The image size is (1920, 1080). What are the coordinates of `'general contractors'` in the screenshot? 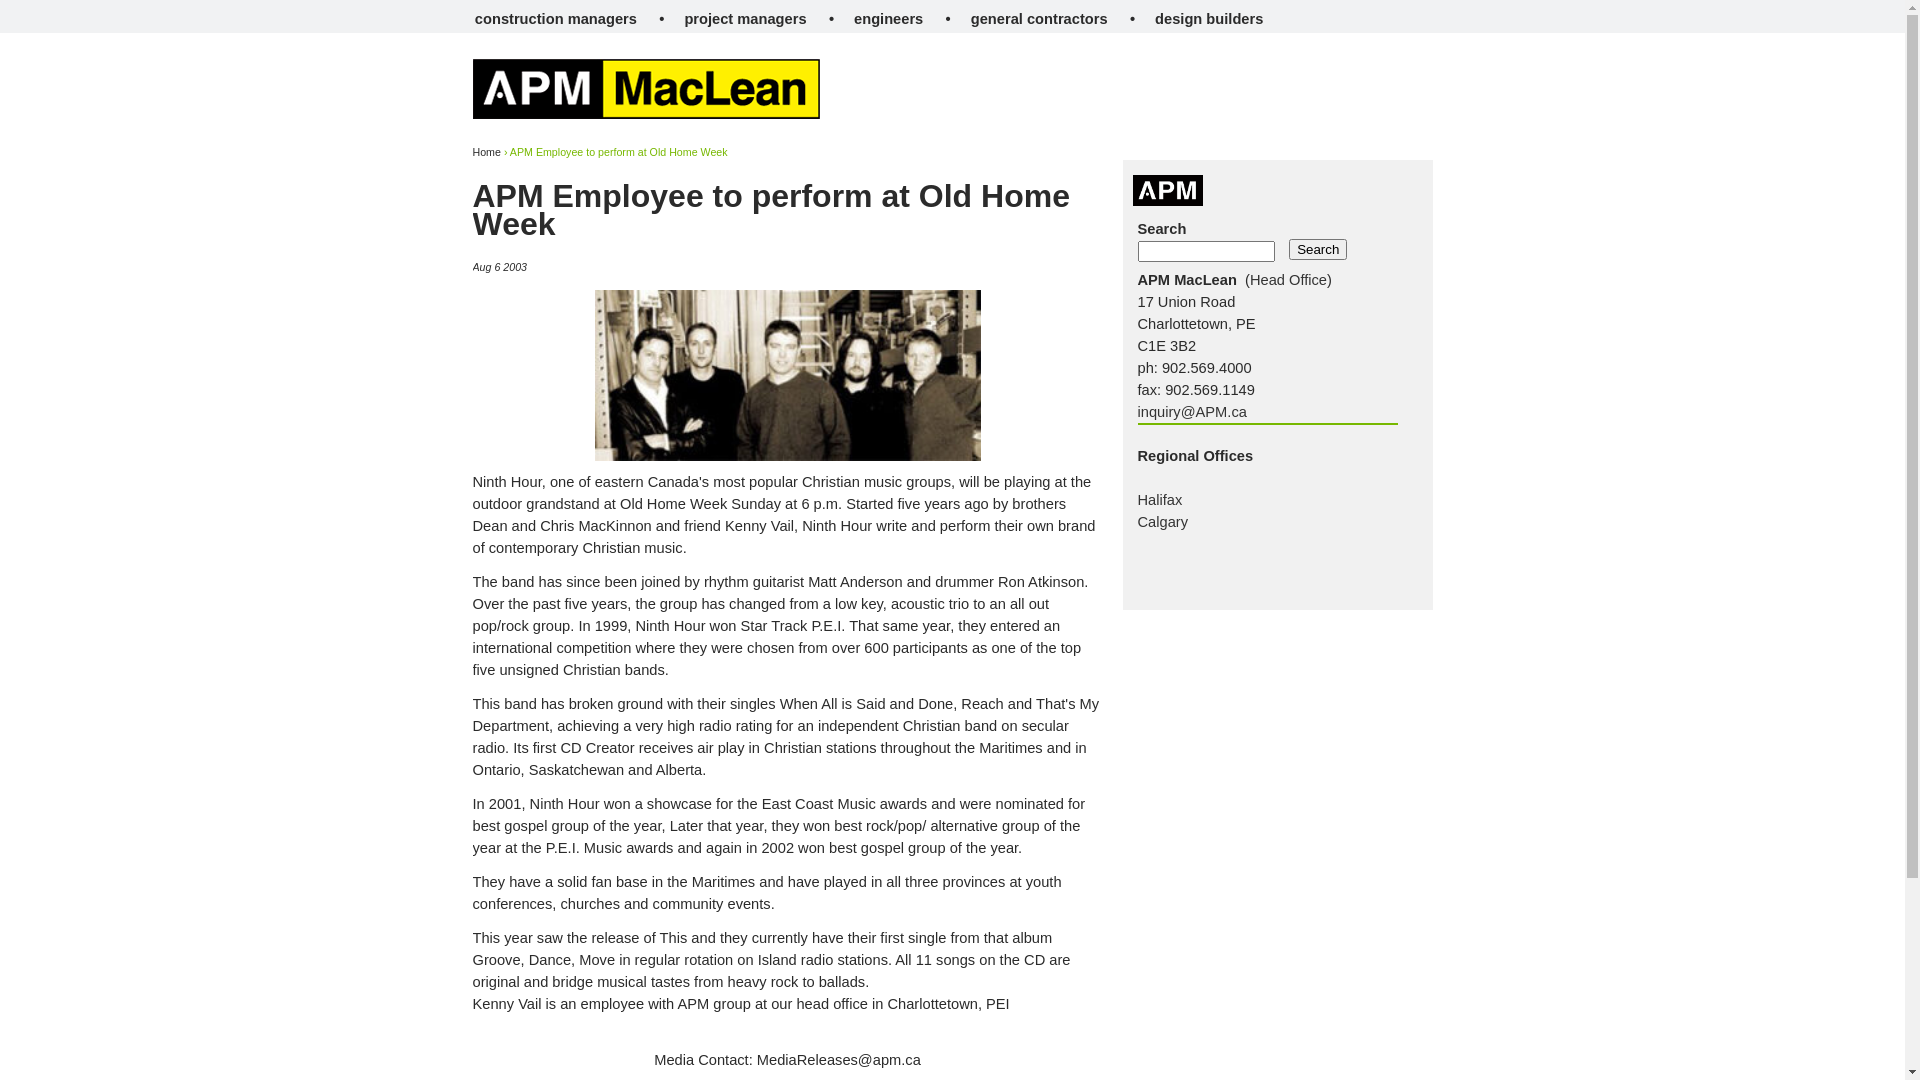 It's located at (1039, 19).